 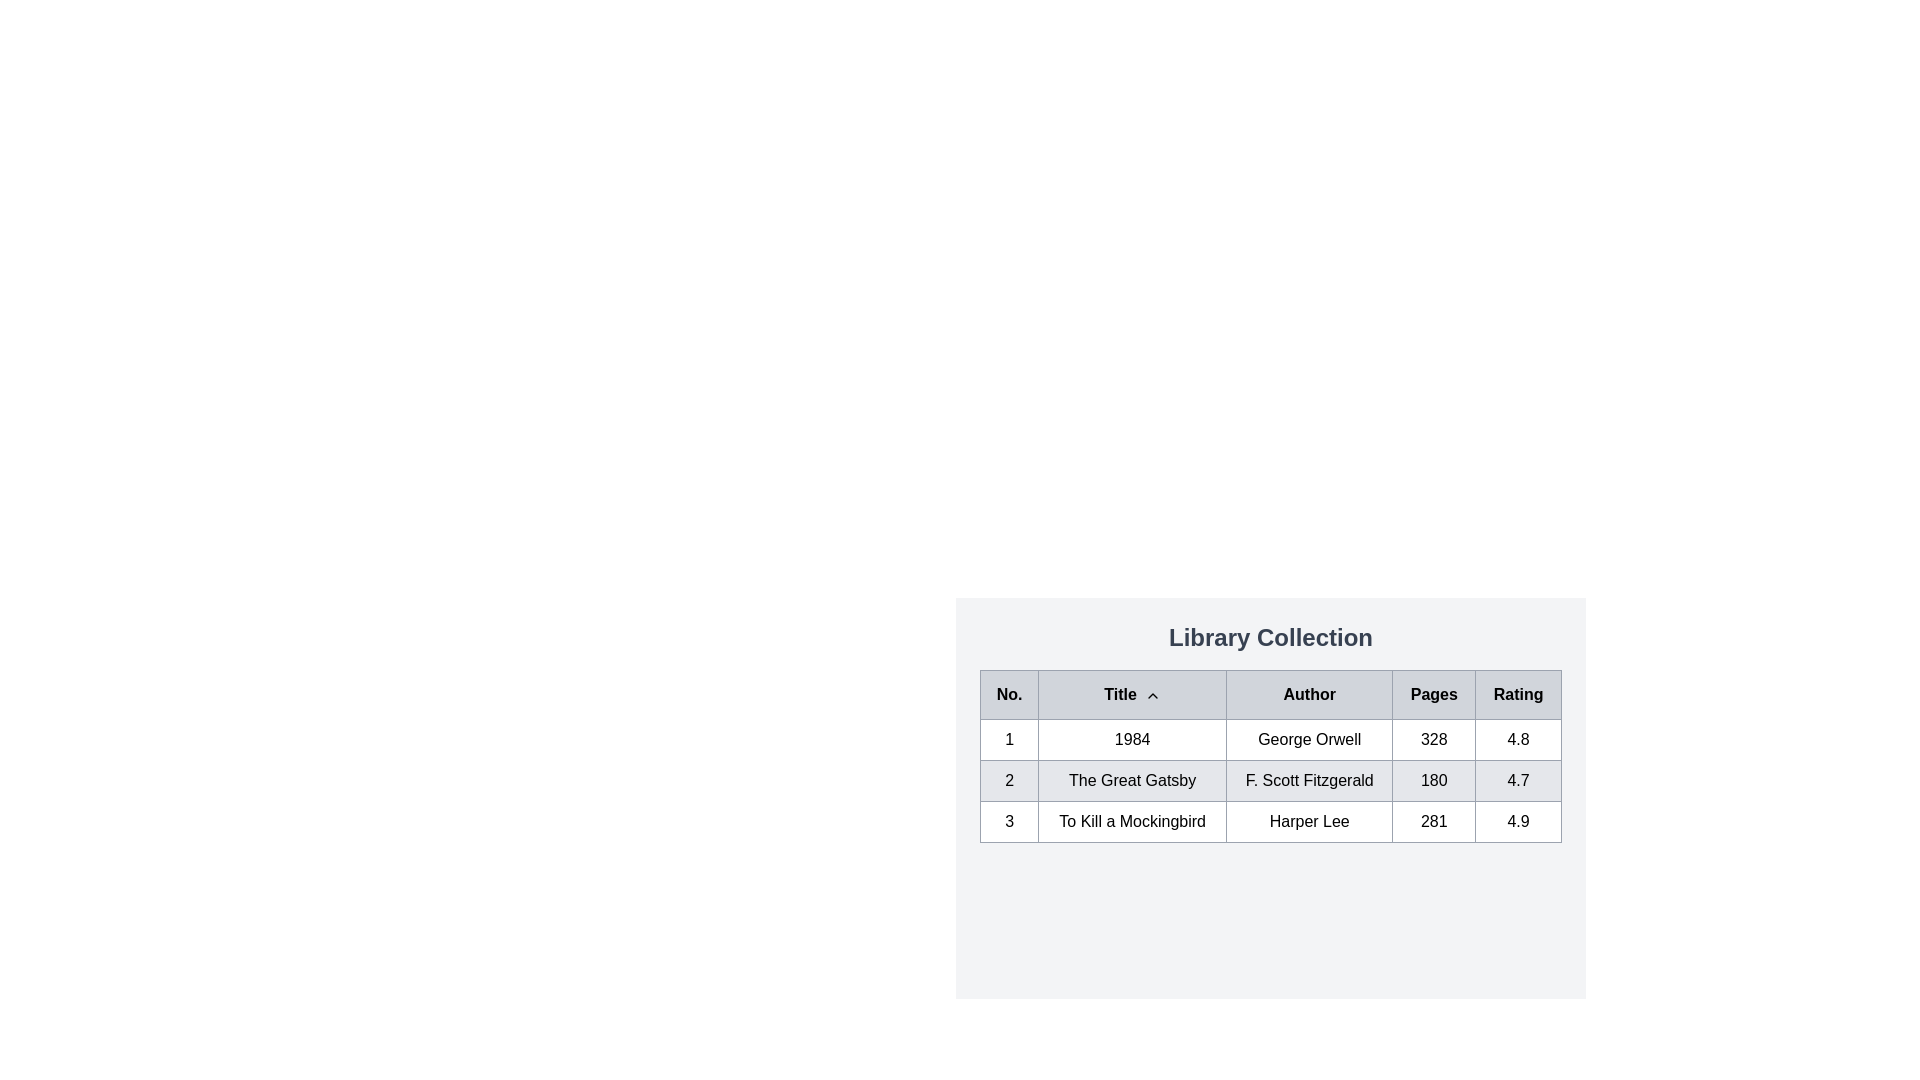 I want to click on the static text cell displaying the title '1984', which is the second cell in the first row of the table under the 'Title' column, so click(x=1132, y=740).